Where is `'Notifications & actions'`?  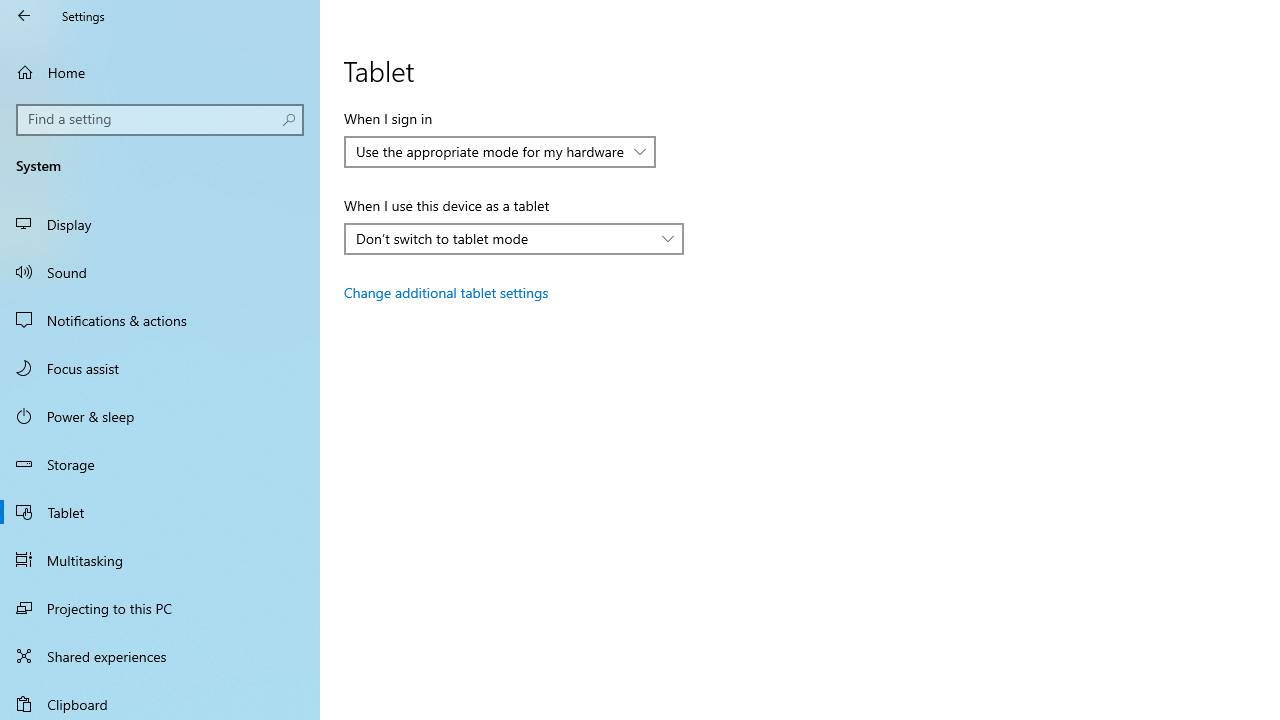 'Notifications & actions' is located at coordinates (160, 319).